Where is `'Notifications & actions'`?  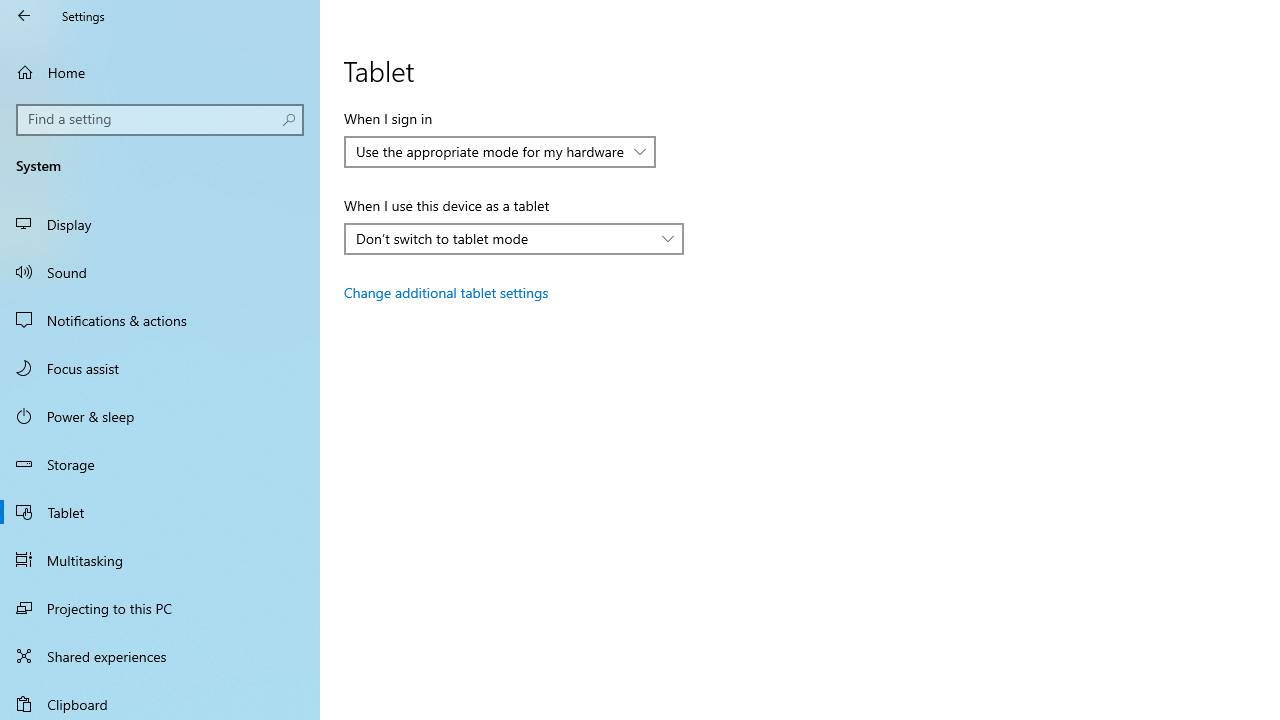 'Notifications & actions' is located at coordinates (160, 319).